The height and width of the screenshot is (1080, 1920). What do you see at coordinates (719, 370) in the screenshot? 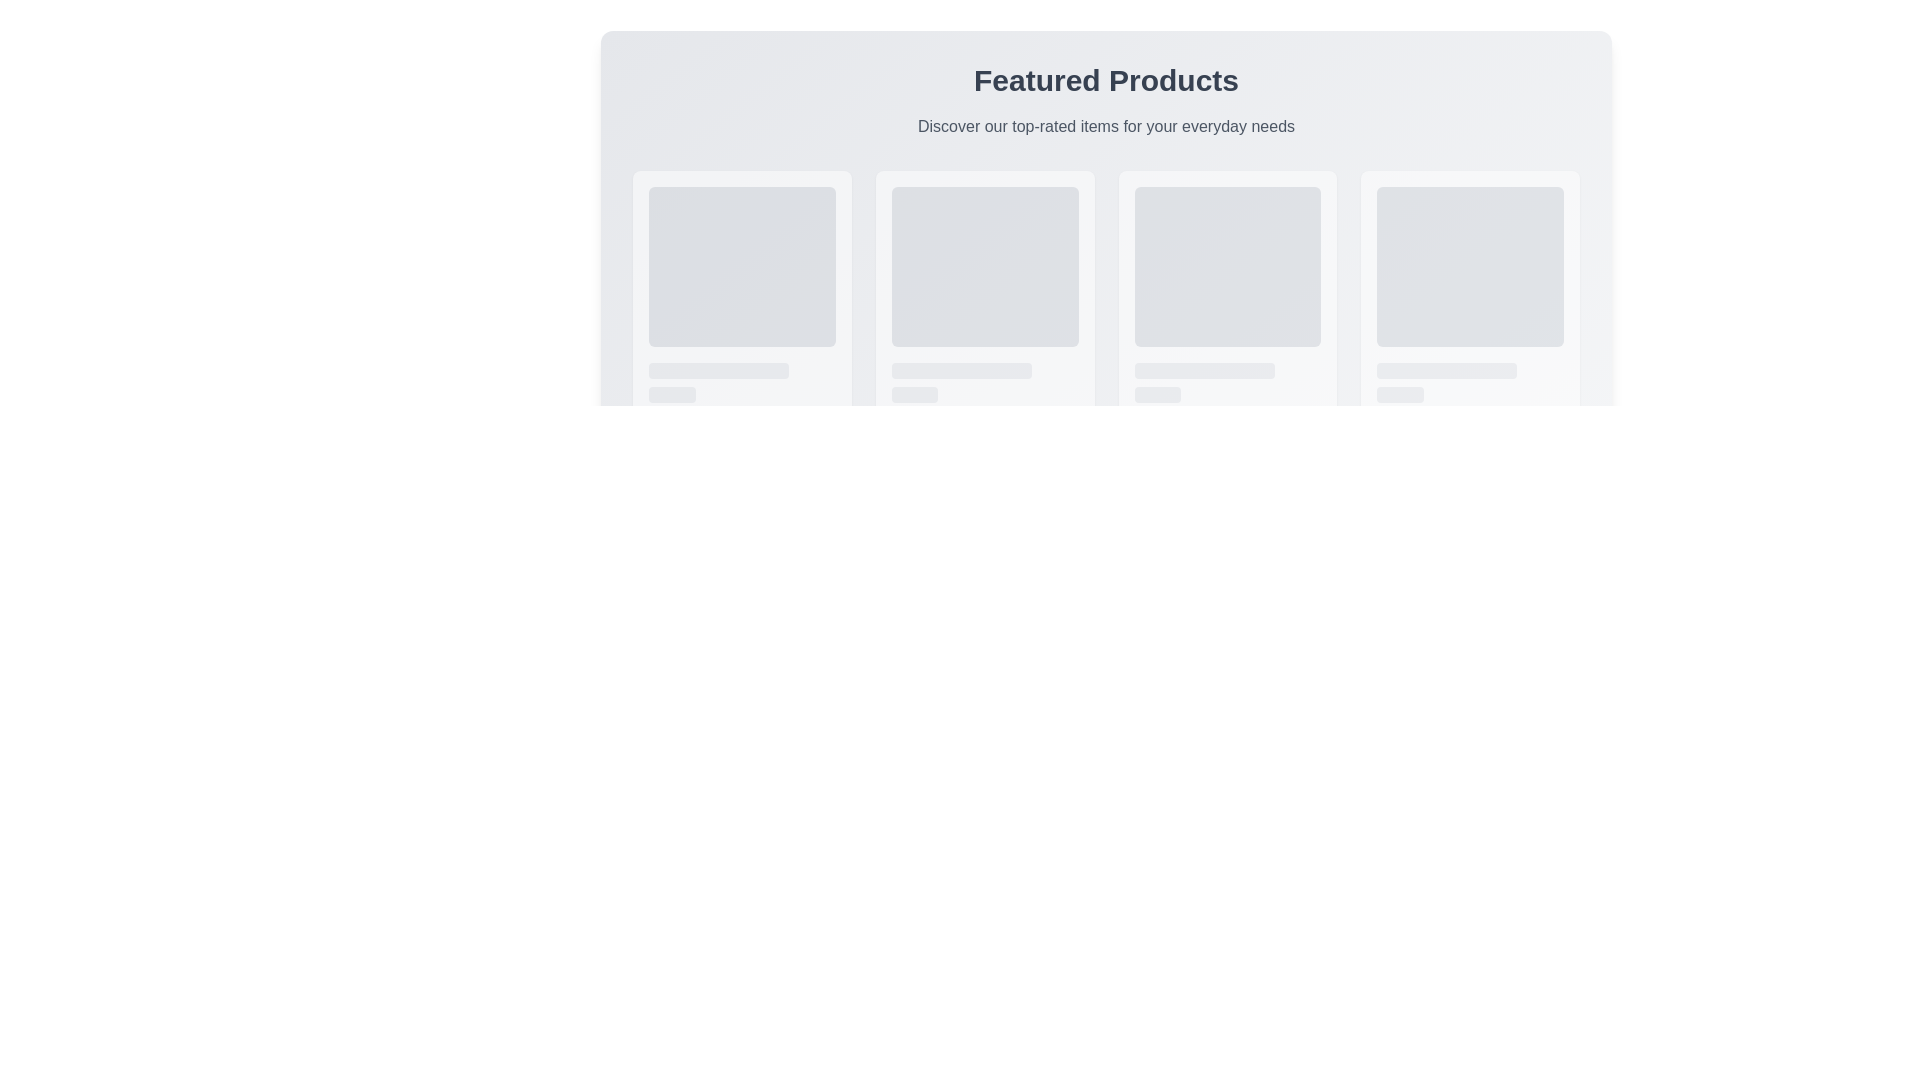
I see `the gray rectangular Decorative Placeholder Bar with rounded edges, which is centrally aligned under the image placeholder in the card layout` at bounding box center [719, 370].